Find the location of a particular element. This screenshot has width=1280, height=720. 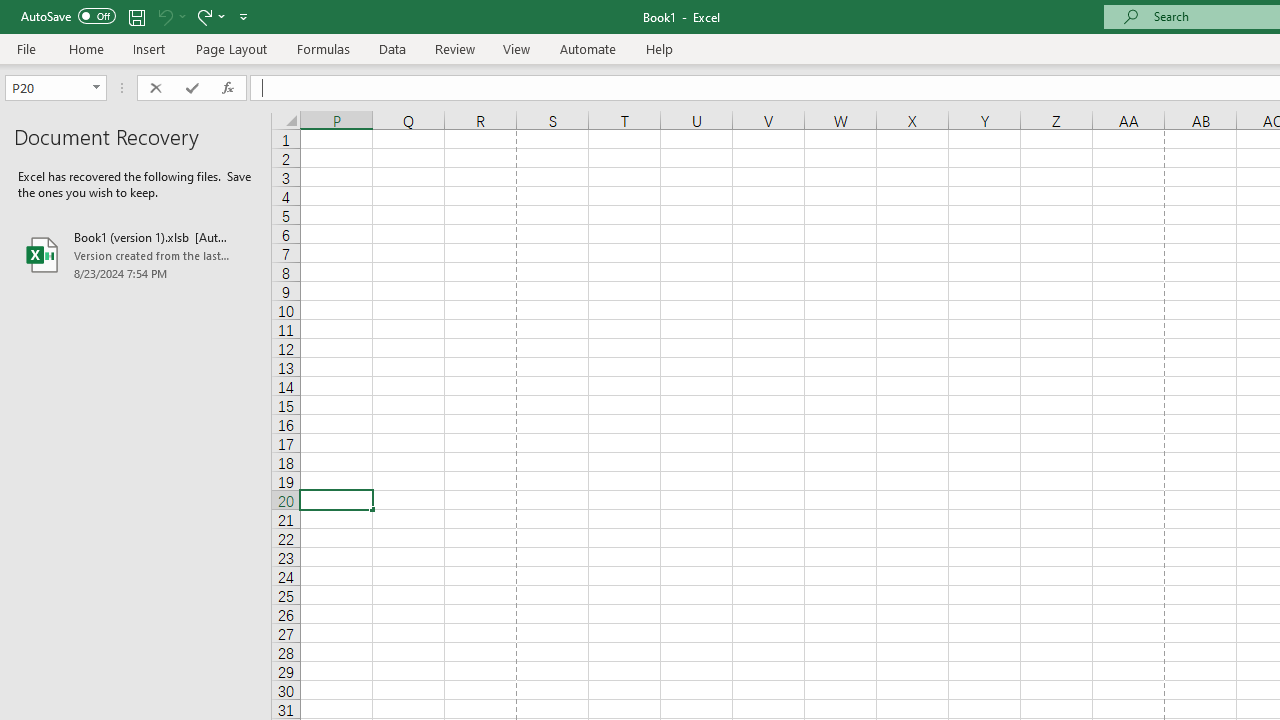

'Undo' is located at coordinates (164, 16).